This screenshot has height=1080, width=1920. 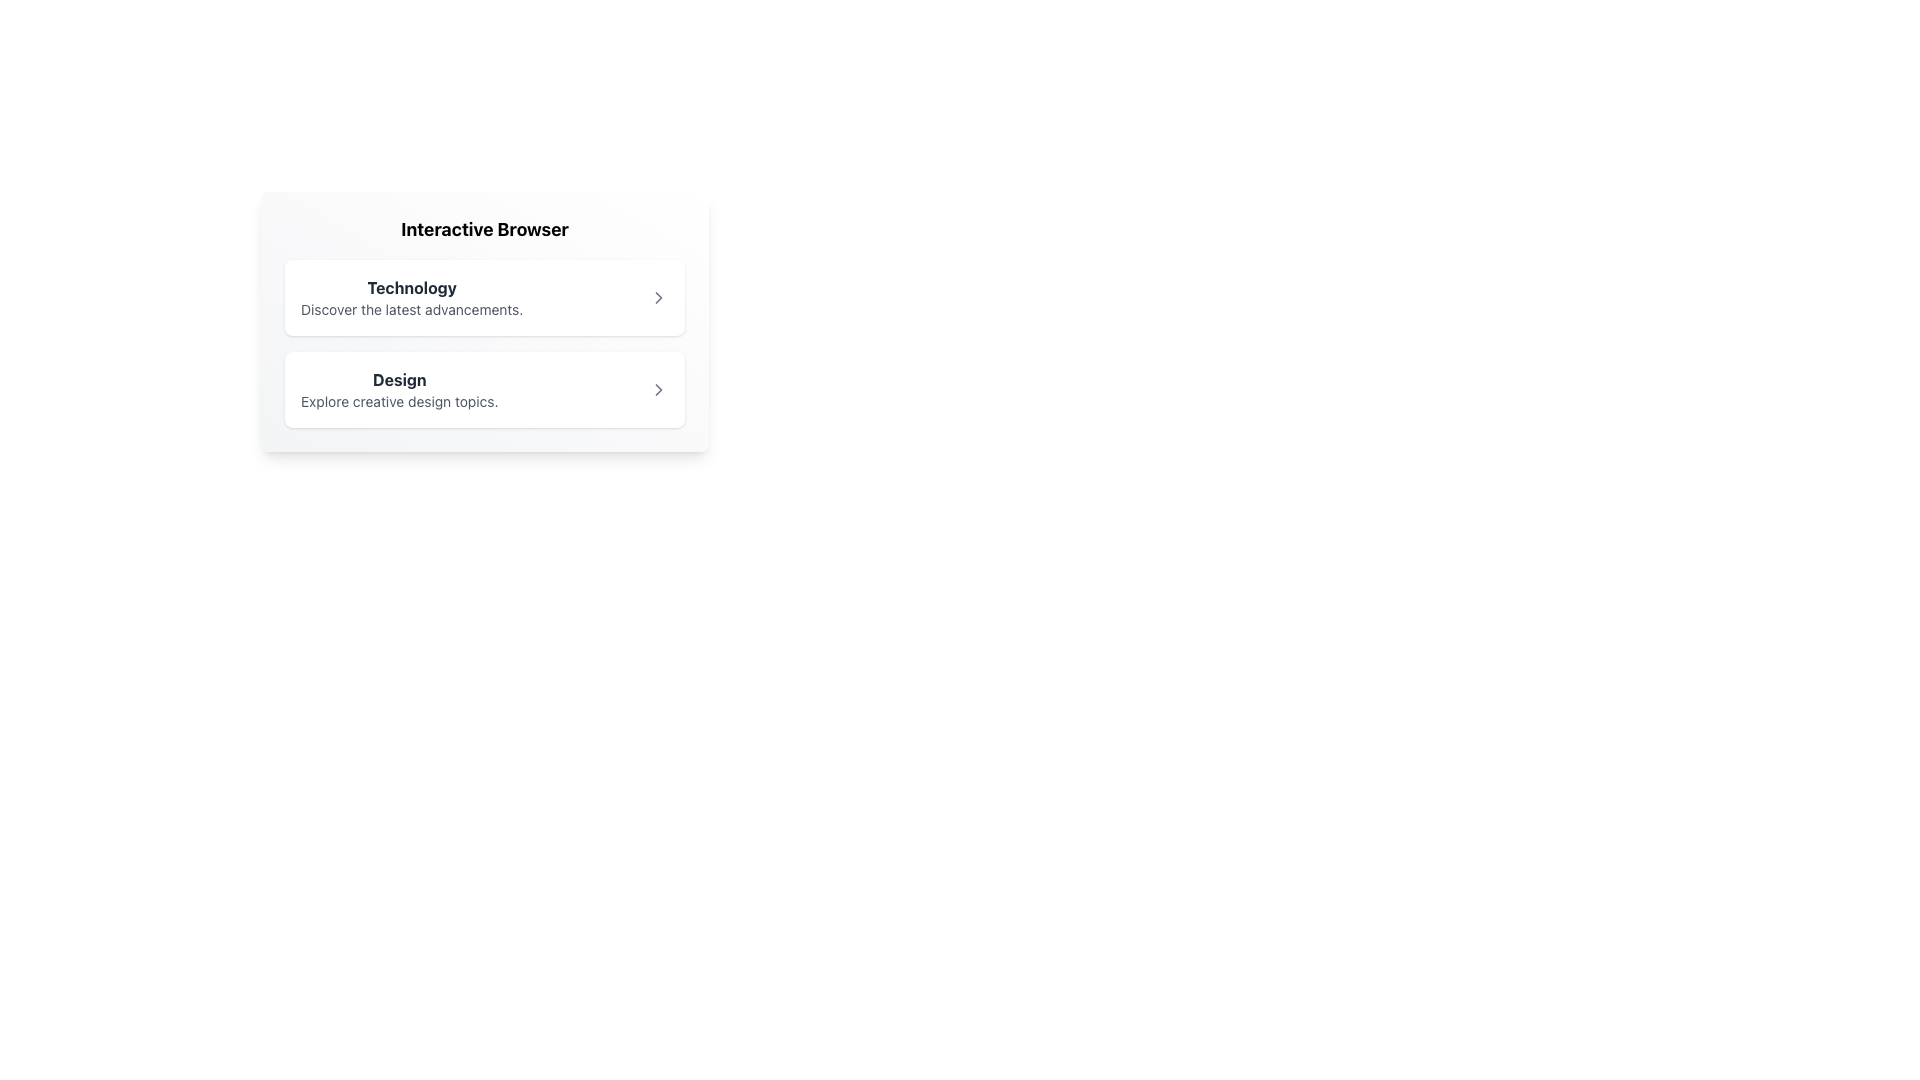 What do you see at coordinates (484, 389) in the screenshot?
I see `the selectable card for creative design topics, which is the second entry in a vertically stacked list of cards, positioned below the 'Technology' card` at bounding box center [484, 389].